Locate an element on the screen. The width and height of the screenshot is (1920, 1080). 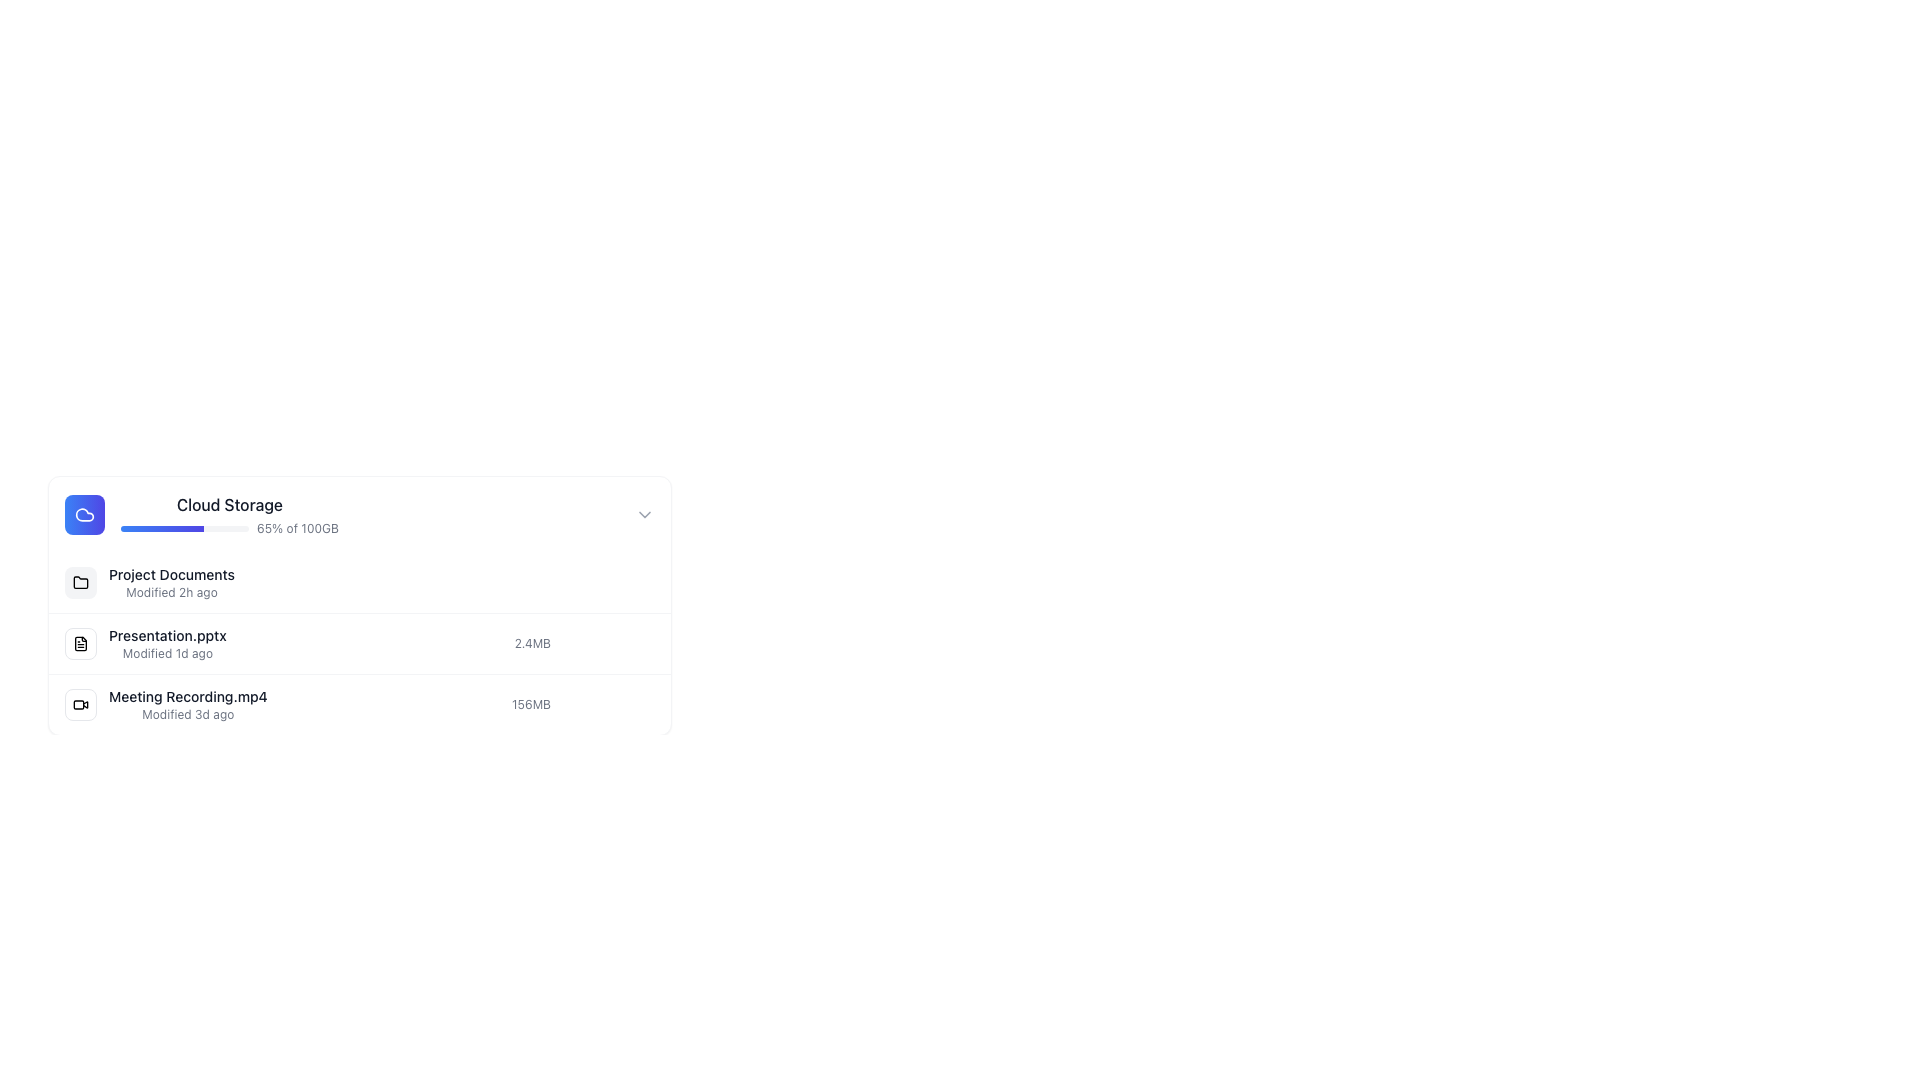
the text label that provides information about the size of the file 'Meeting Recording.mp4', located in the third row of the file list, to the right of the filename is located at coordinates (531, 704).